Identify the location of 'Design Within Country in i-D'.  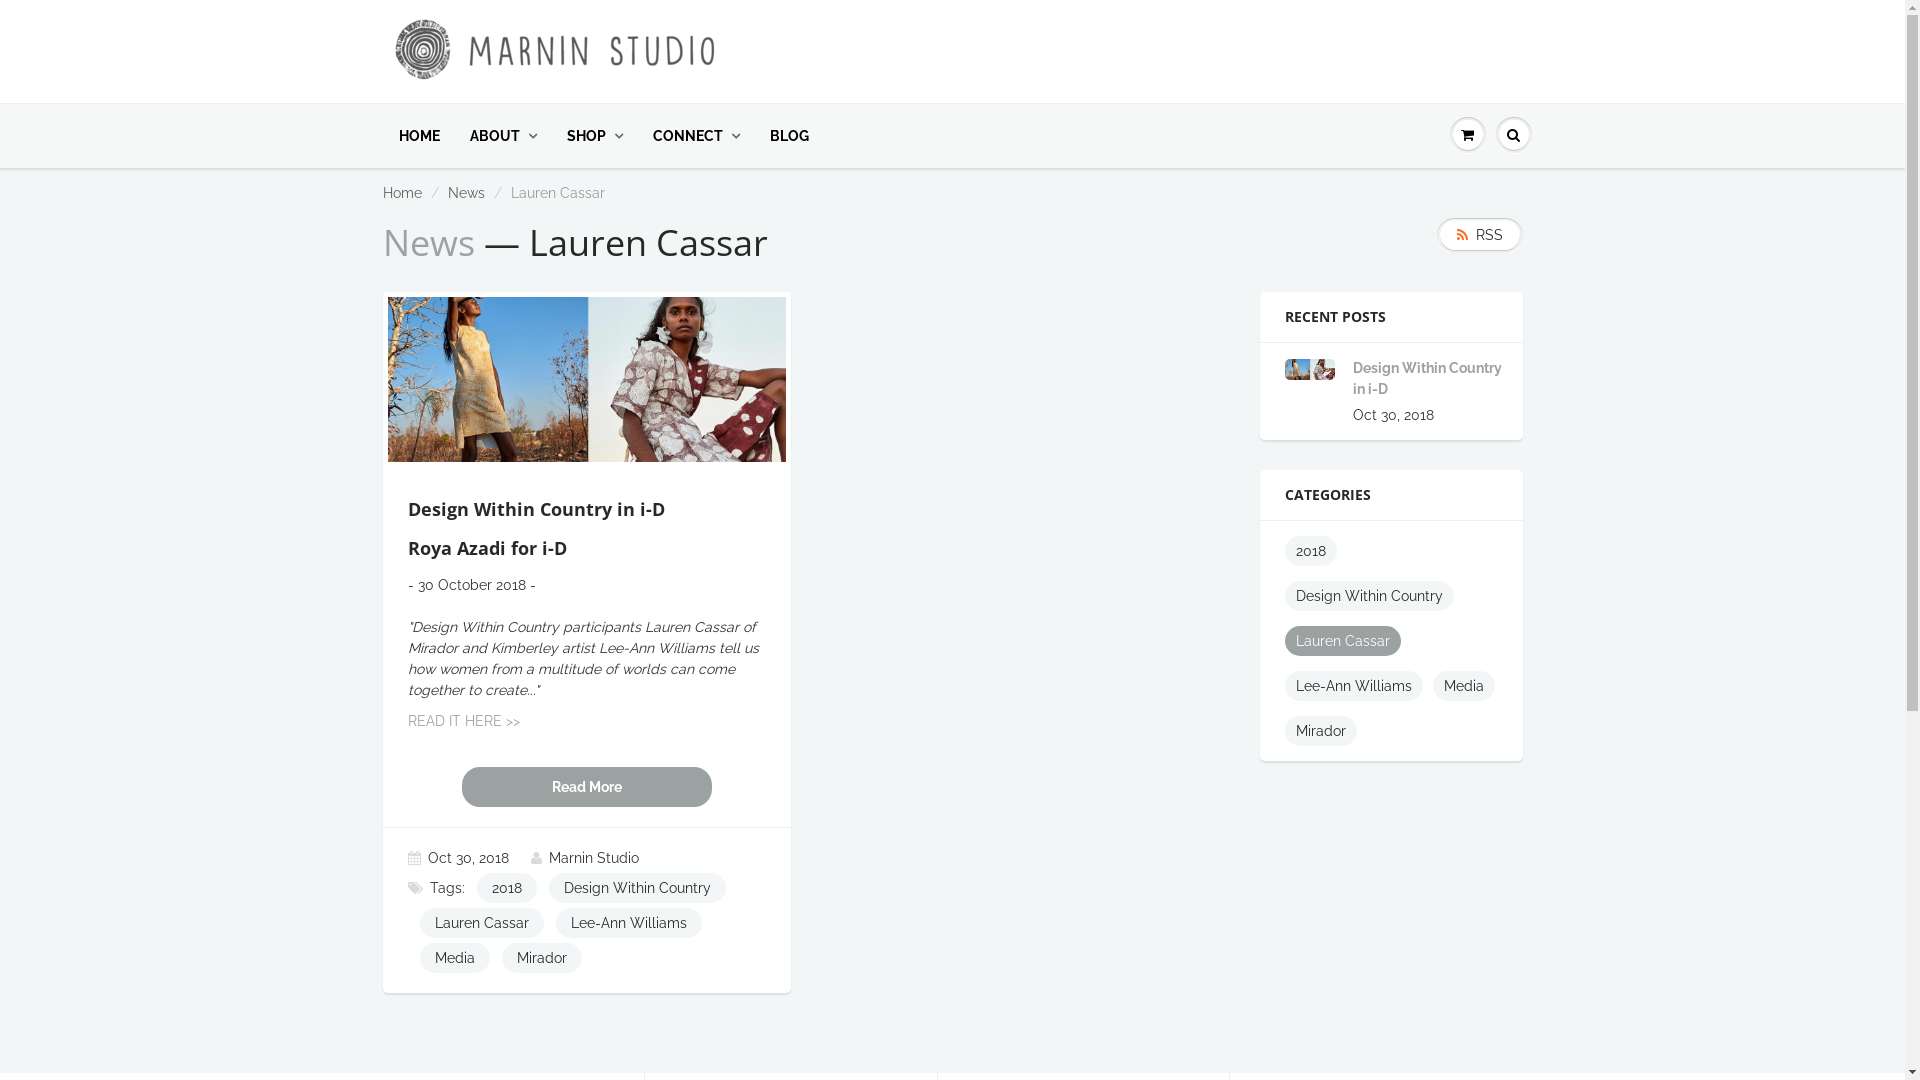
(1427, 378).